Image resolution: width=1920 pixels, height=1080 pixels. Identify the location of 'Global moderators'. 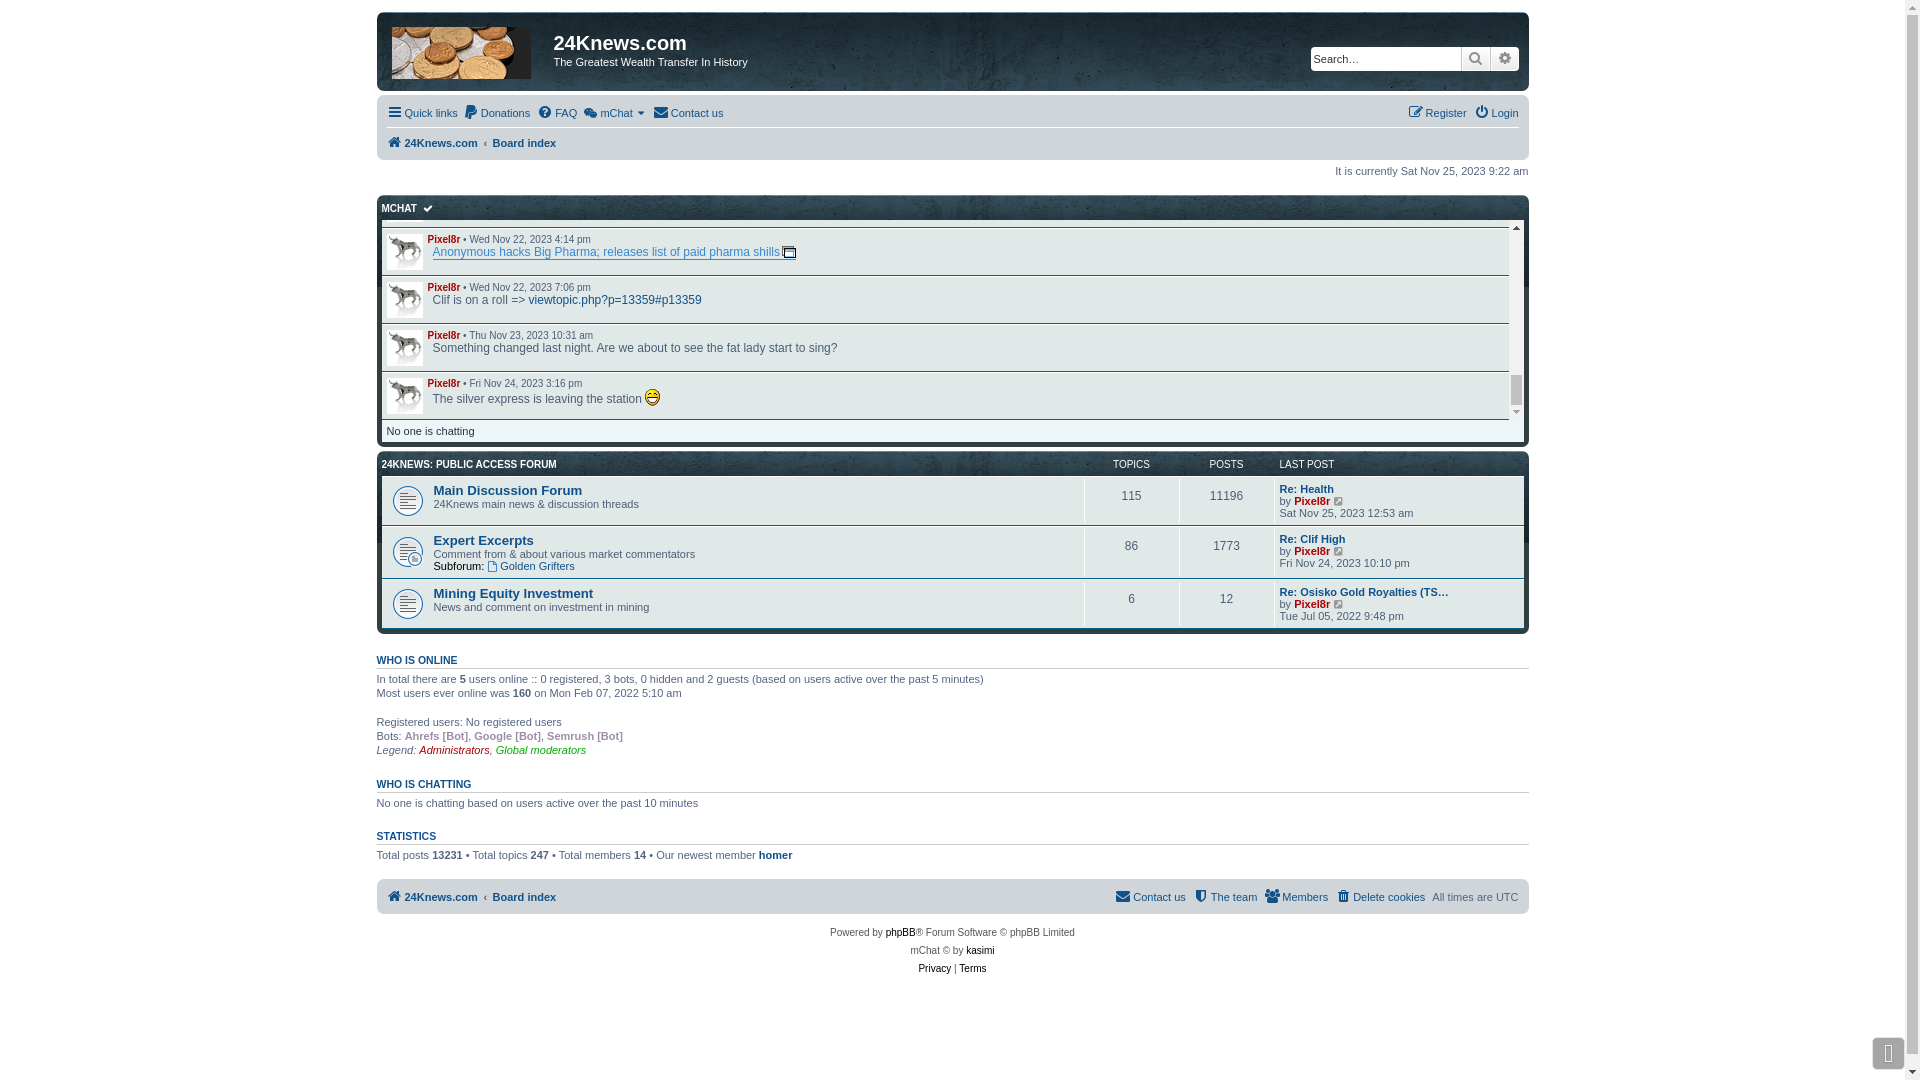
(541, 749).